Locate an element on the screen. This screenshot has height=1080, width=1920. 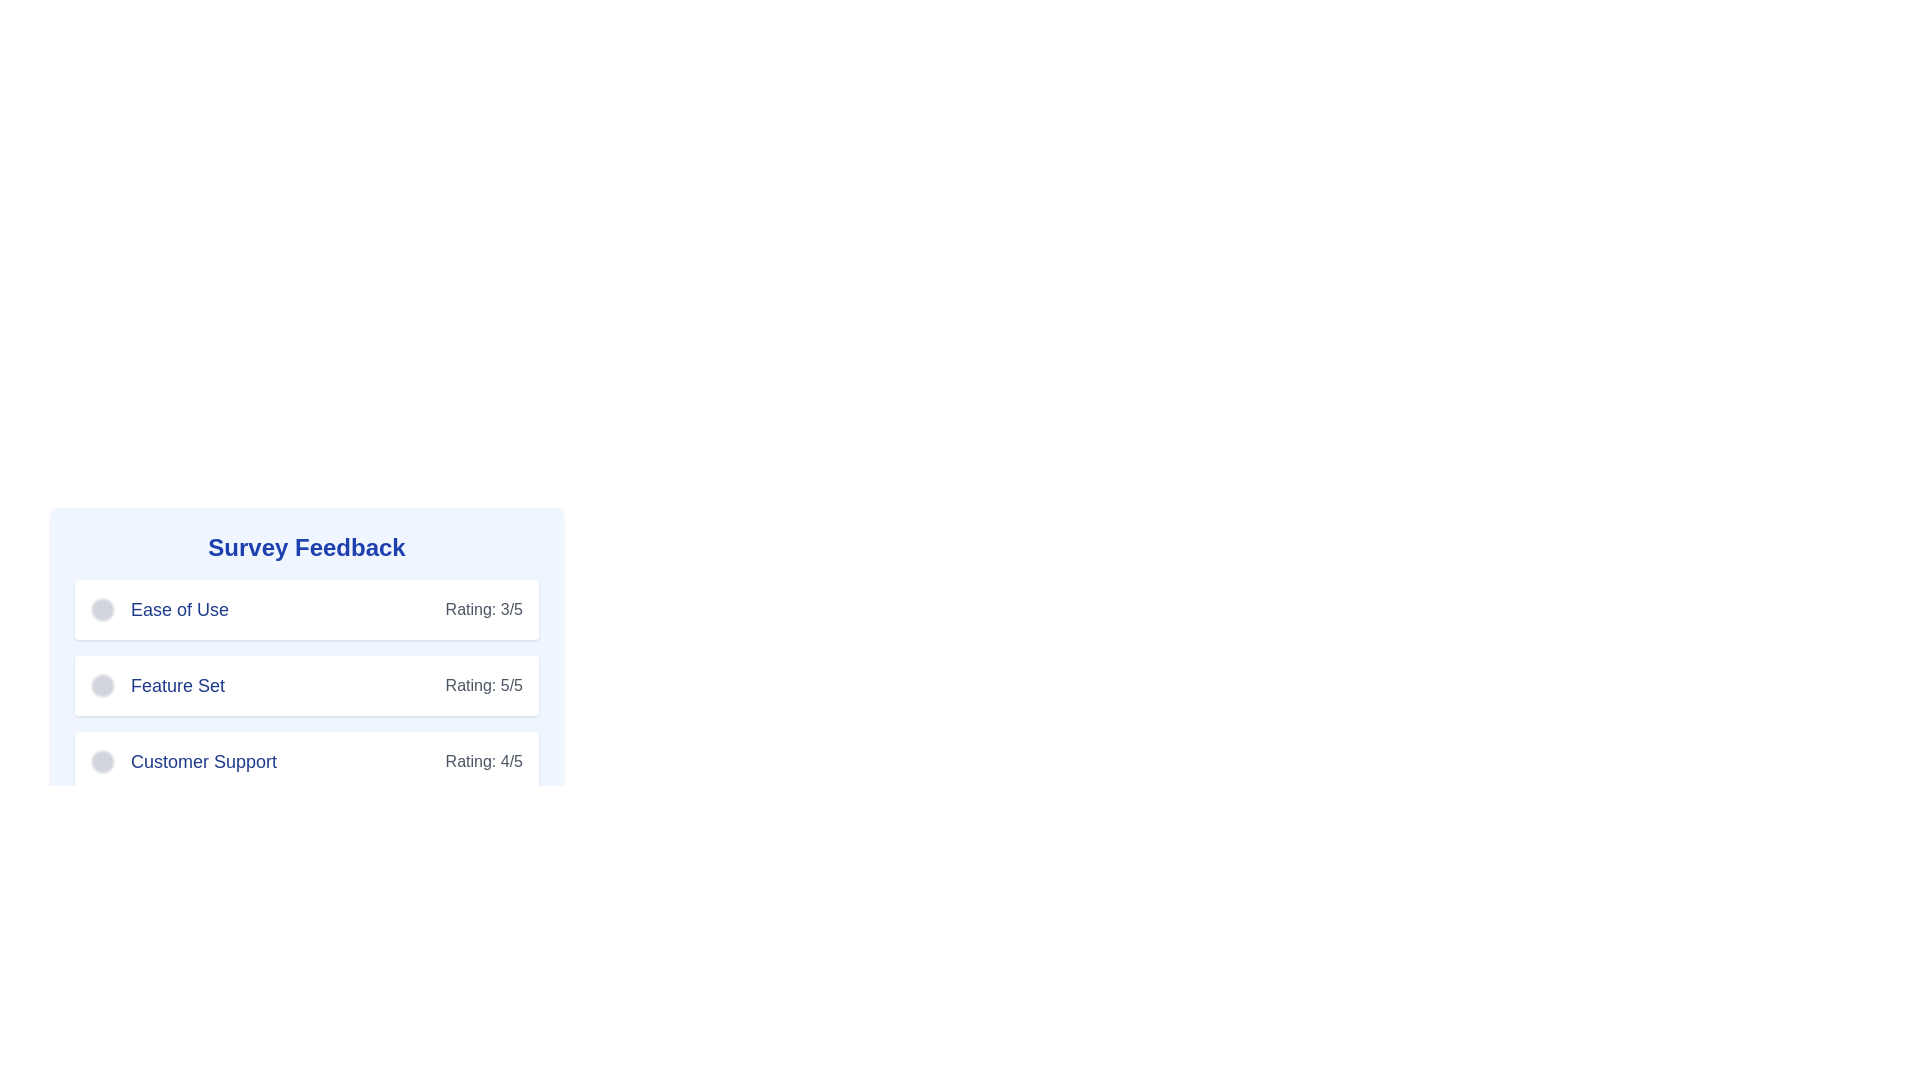
the 'Feature Set' label in the Survey Feedback section, which is the second row between 'Ease of Use' and 'Customer Support' is located at coordinates (177, 685).